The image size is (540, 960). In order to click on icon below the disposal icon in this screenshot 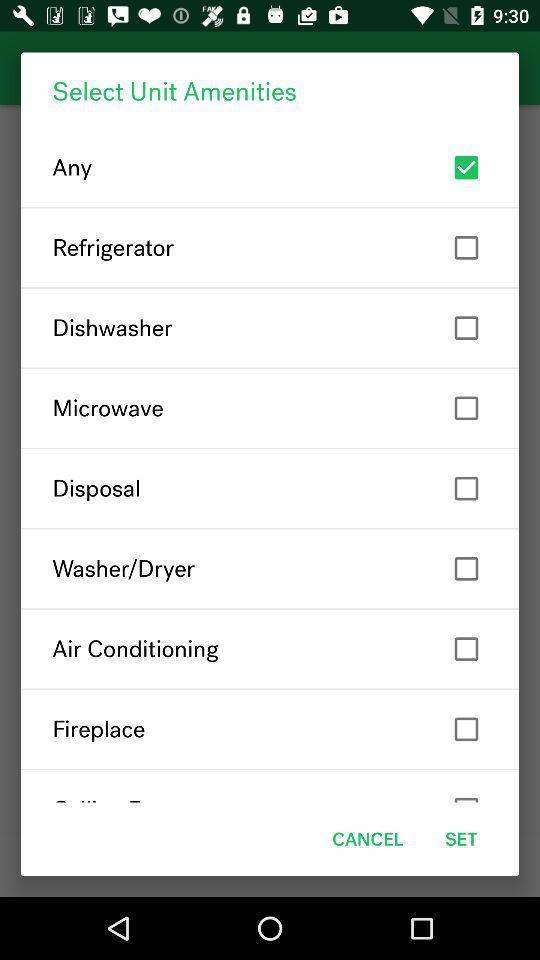, I will do `click(270, 568)`.